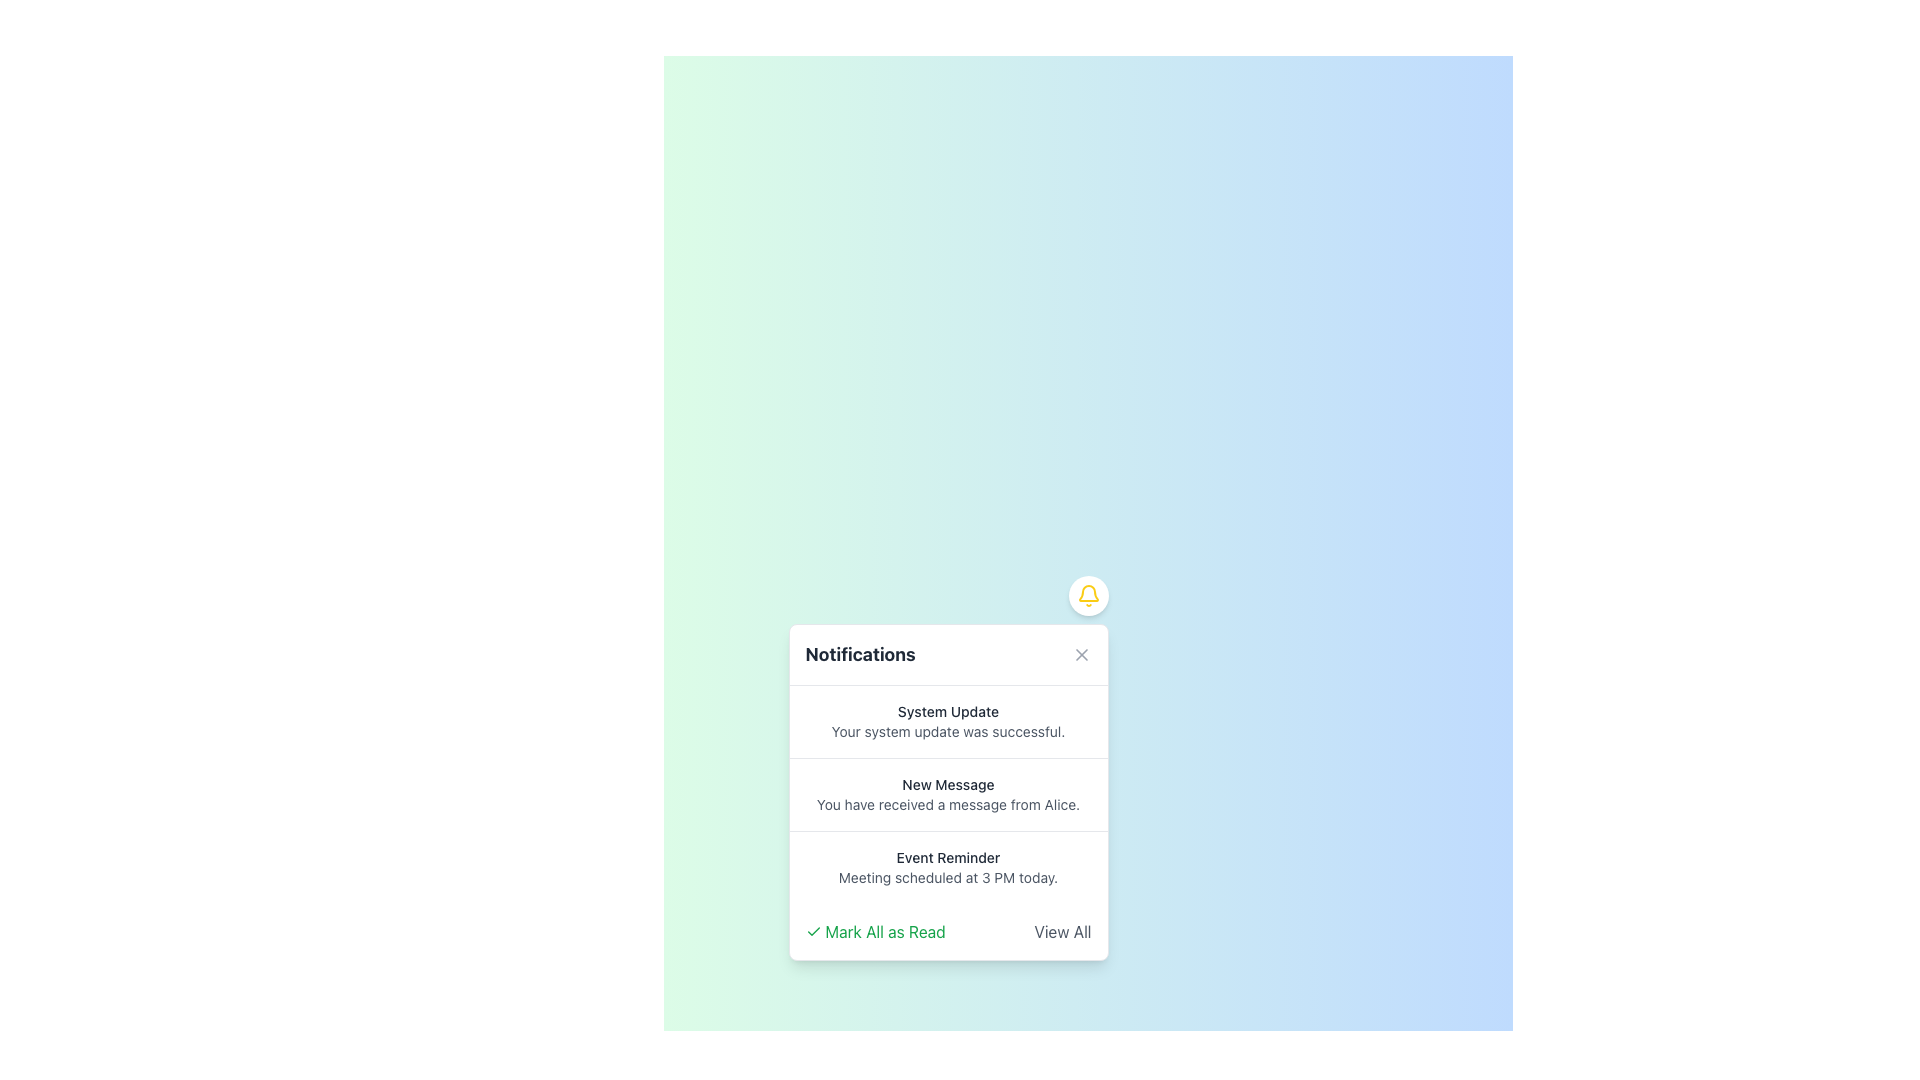 The height and width of the screenshot is (1080, 1920). I want to click on the Text Label that reads 'Meeting scheduled at 3 PM today.' located beneath the 'Event Reminder' heading in the notification card, so click(947, 877).